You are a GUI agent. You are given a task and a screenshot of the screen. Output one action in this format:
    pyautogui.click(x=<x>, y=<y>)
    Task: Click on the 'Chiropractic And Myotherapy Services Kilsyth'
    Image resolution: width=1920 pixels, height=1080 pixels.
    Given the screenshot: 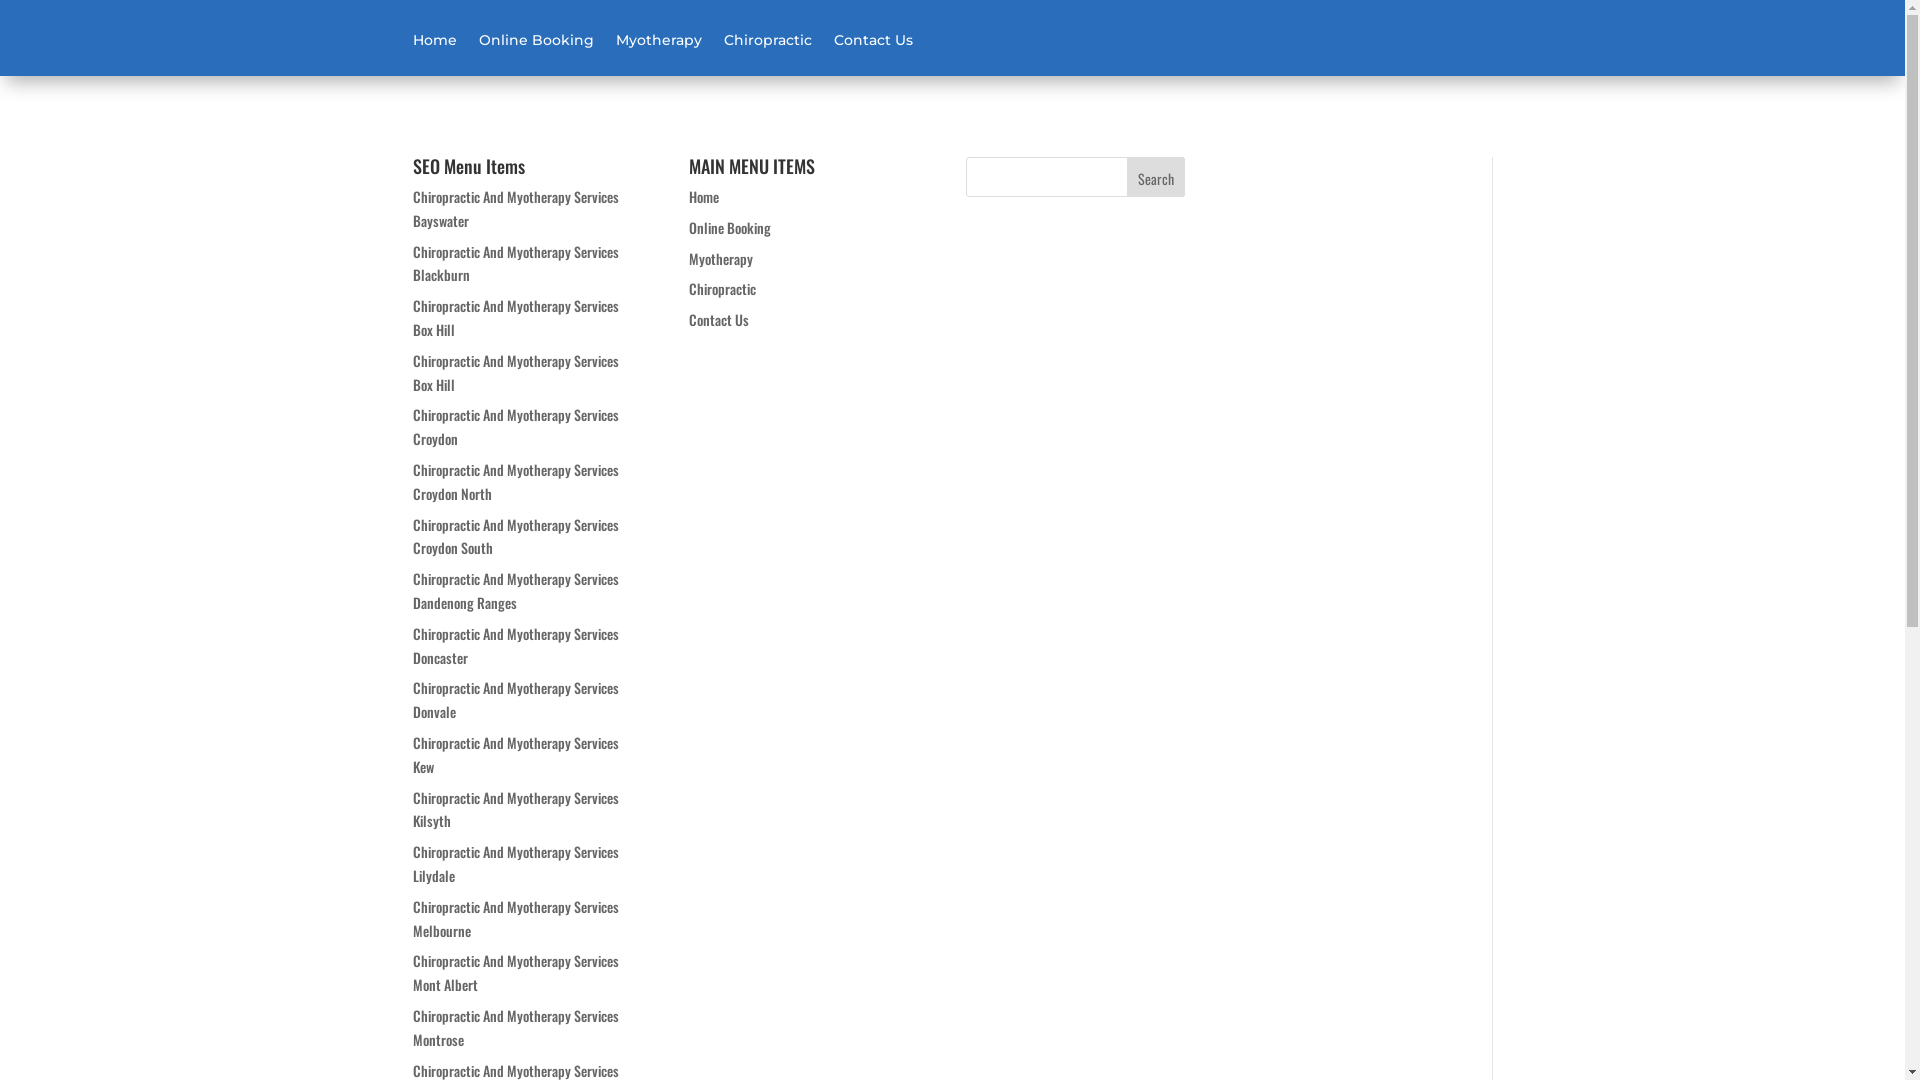 What is the action you would take?
    pyautogui.click(x=514, y=808)
    